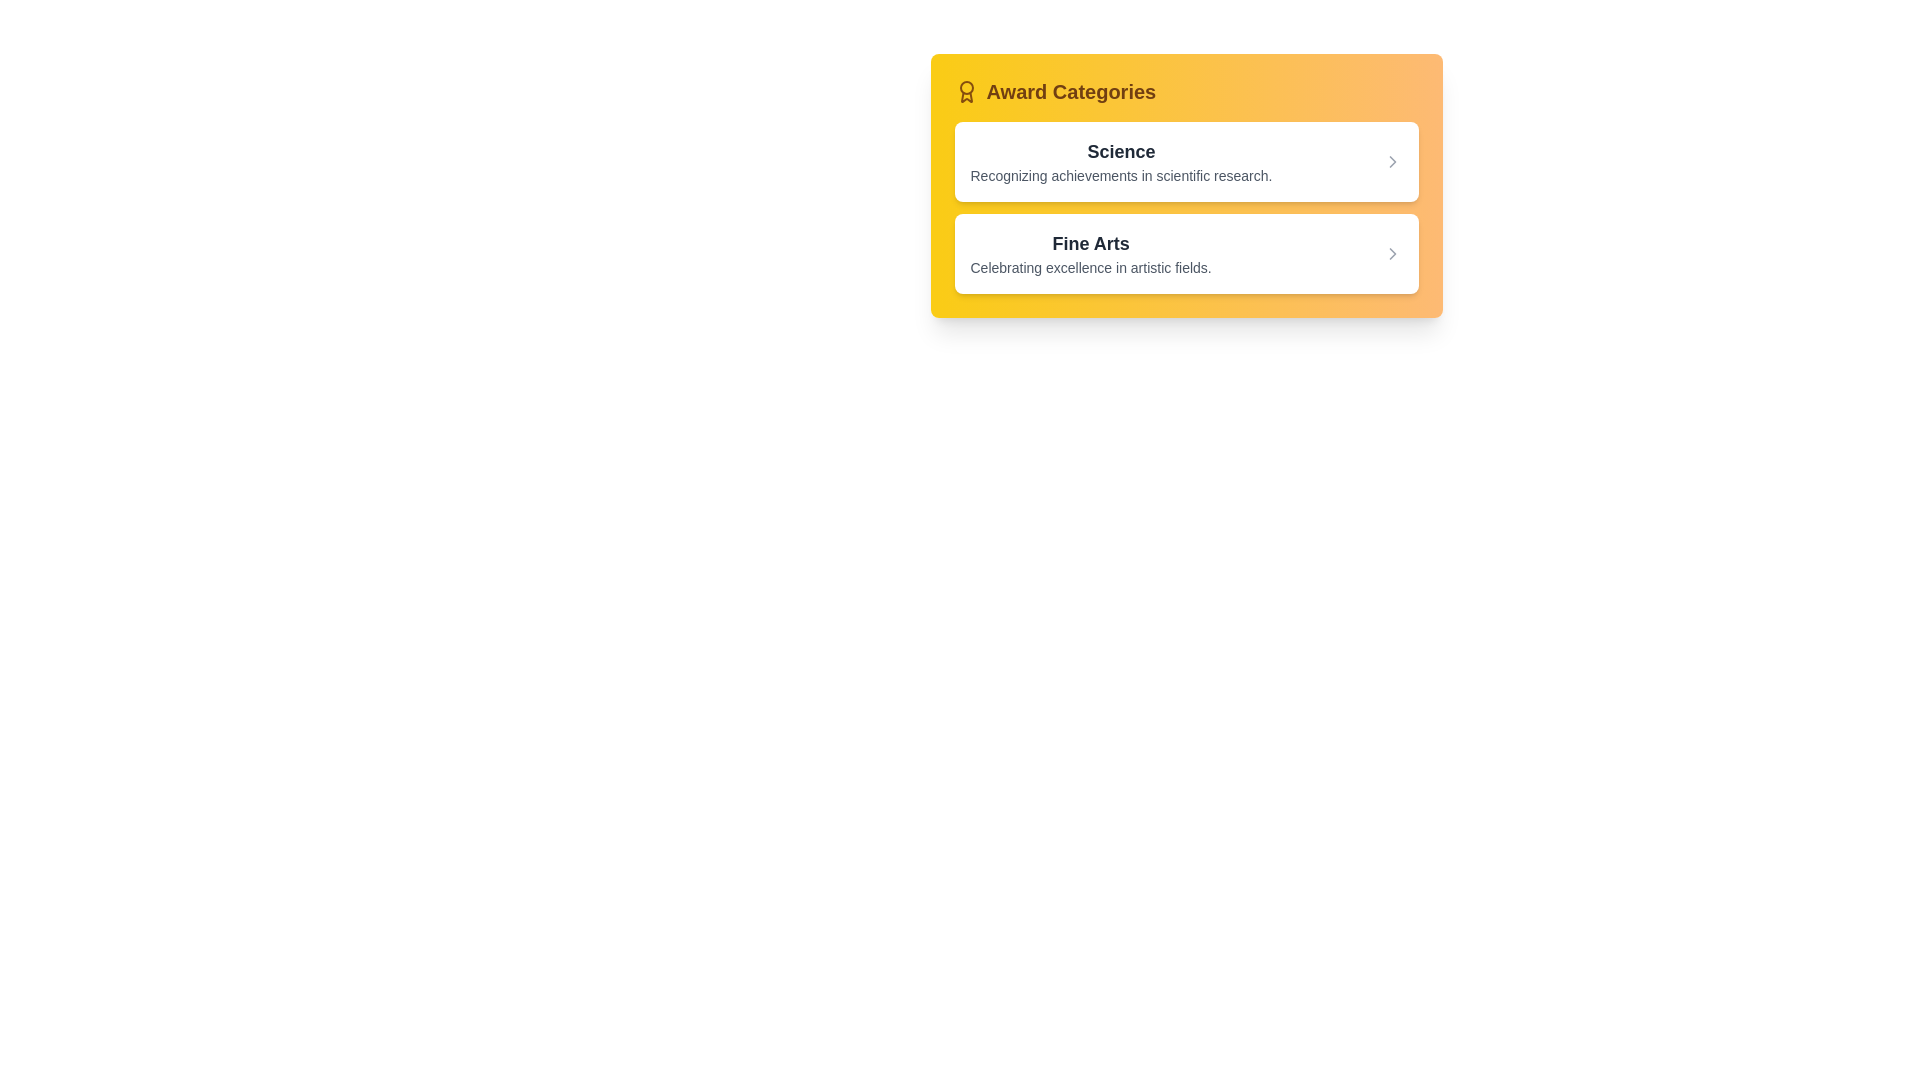  What do you see at coordinates (966, 92) in the screenshot?
I see `the circular badge icon with a ribbon-like base, styled in yellow, located at the top-left corner of the 'Award Categories' header` at bounding box center [966, 92].